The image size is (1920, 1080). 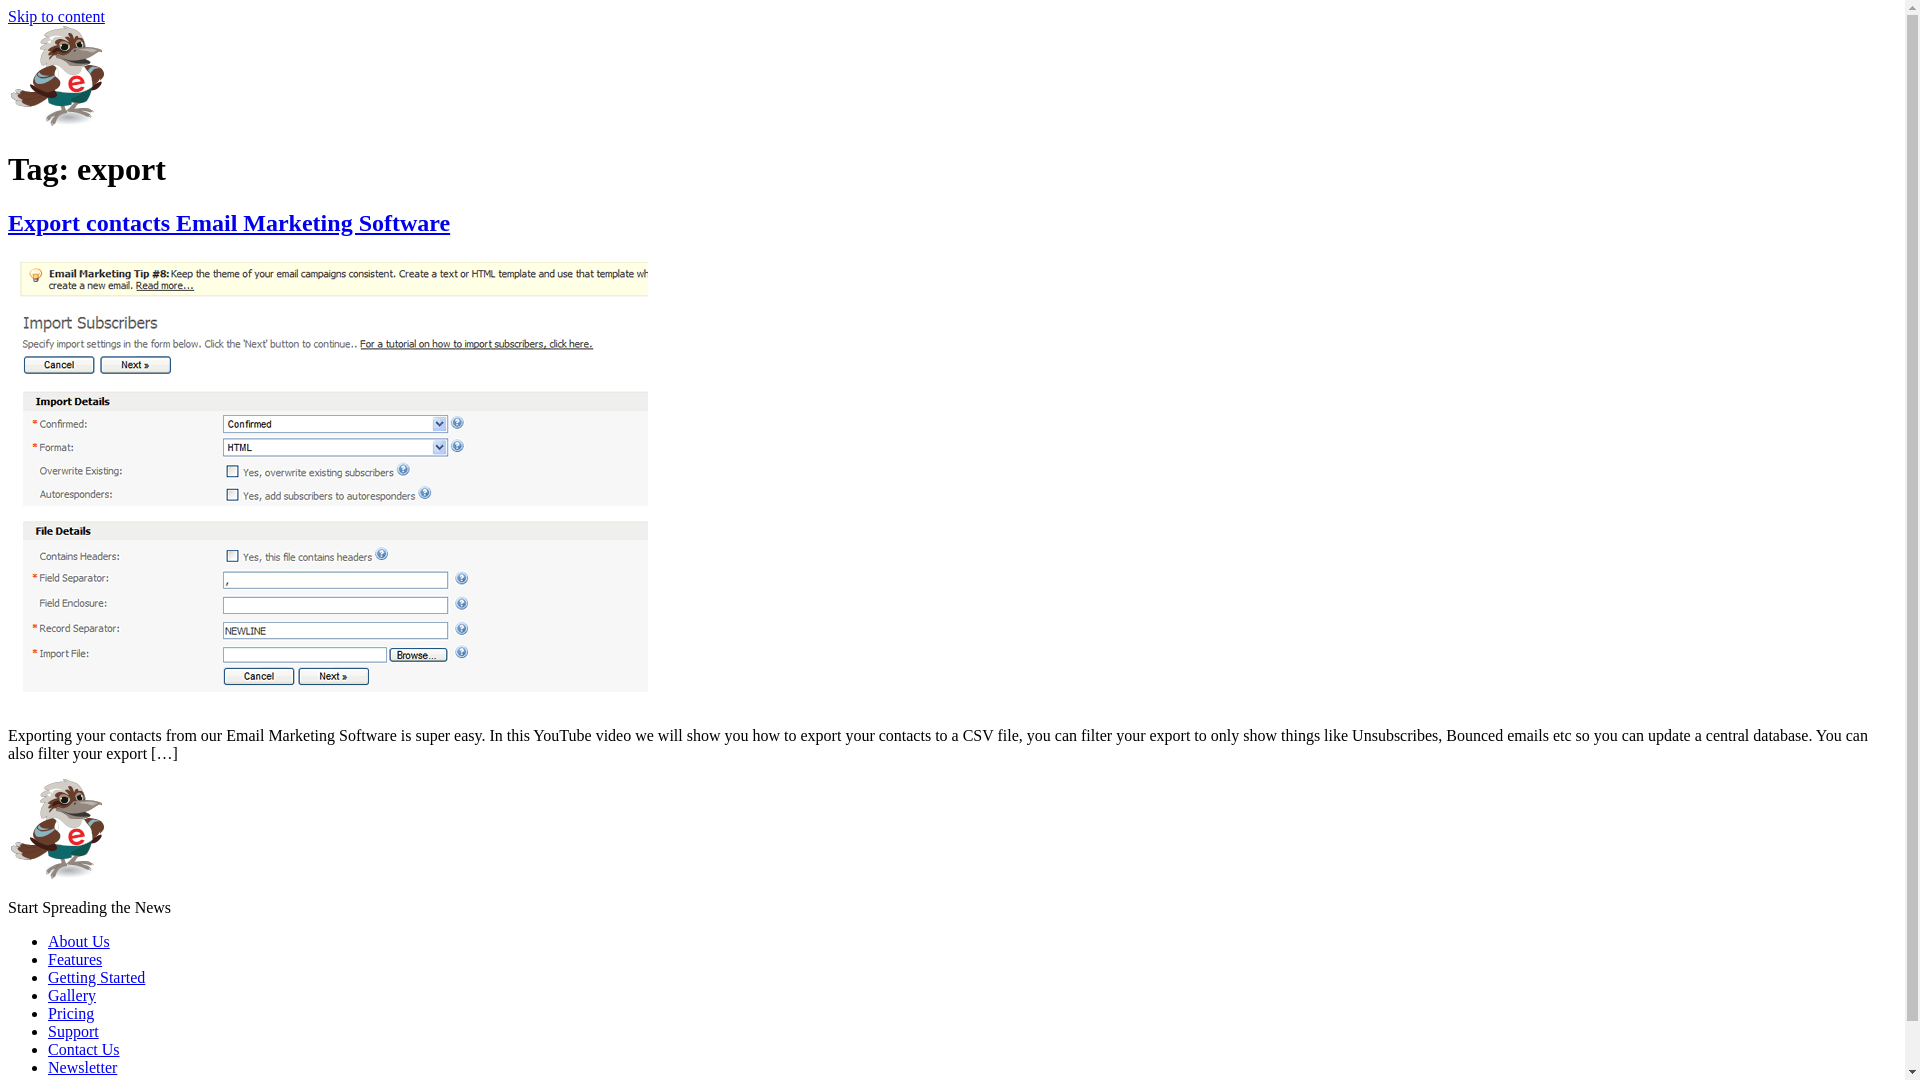 What do you see at coordinates (95, 976) in the screenshot?
I see `'Getting Started'` at bounding box center [95, 976].